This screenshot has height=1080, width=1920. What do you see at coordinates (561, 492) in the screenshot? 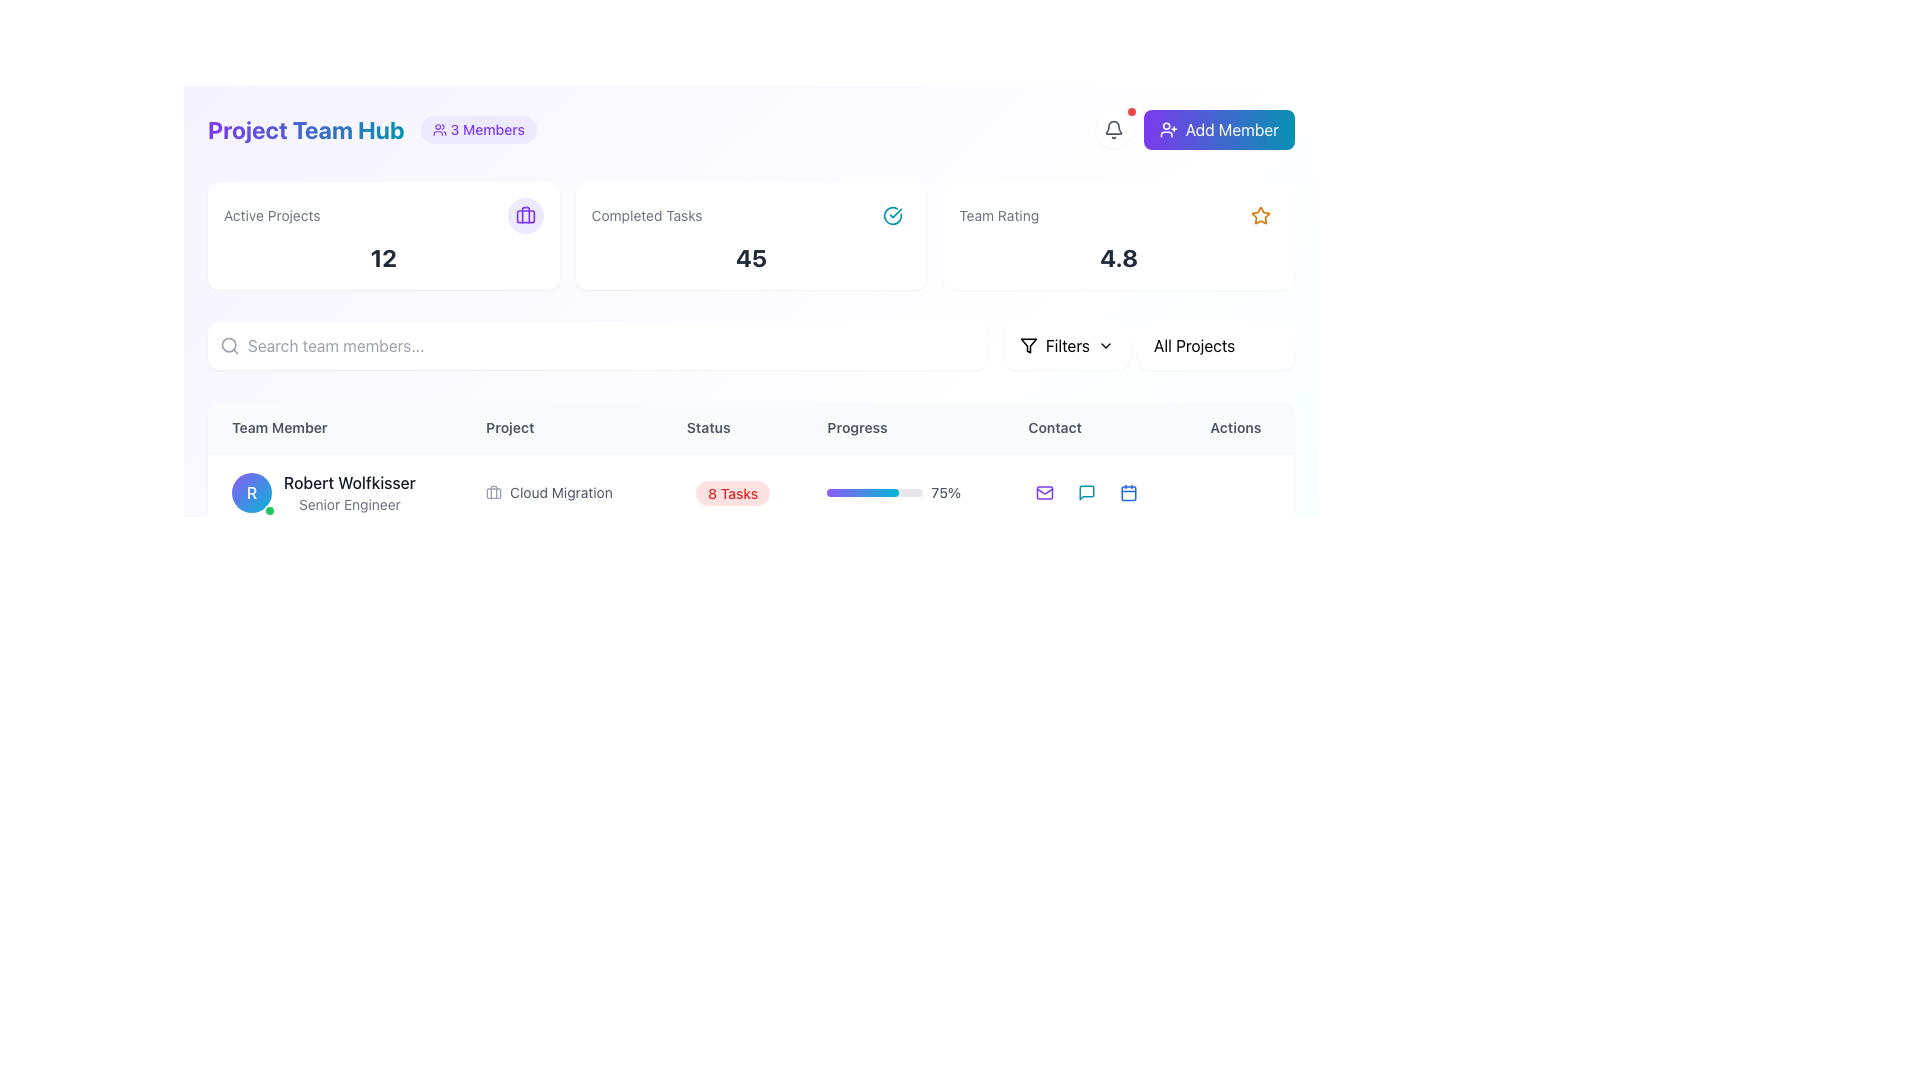
I see `the project name indicator label with an icon located in the 'Project' column of the table next to 'Robert Wolfkisser' and before '8 Tasks'` at bounding box center [561, 492].